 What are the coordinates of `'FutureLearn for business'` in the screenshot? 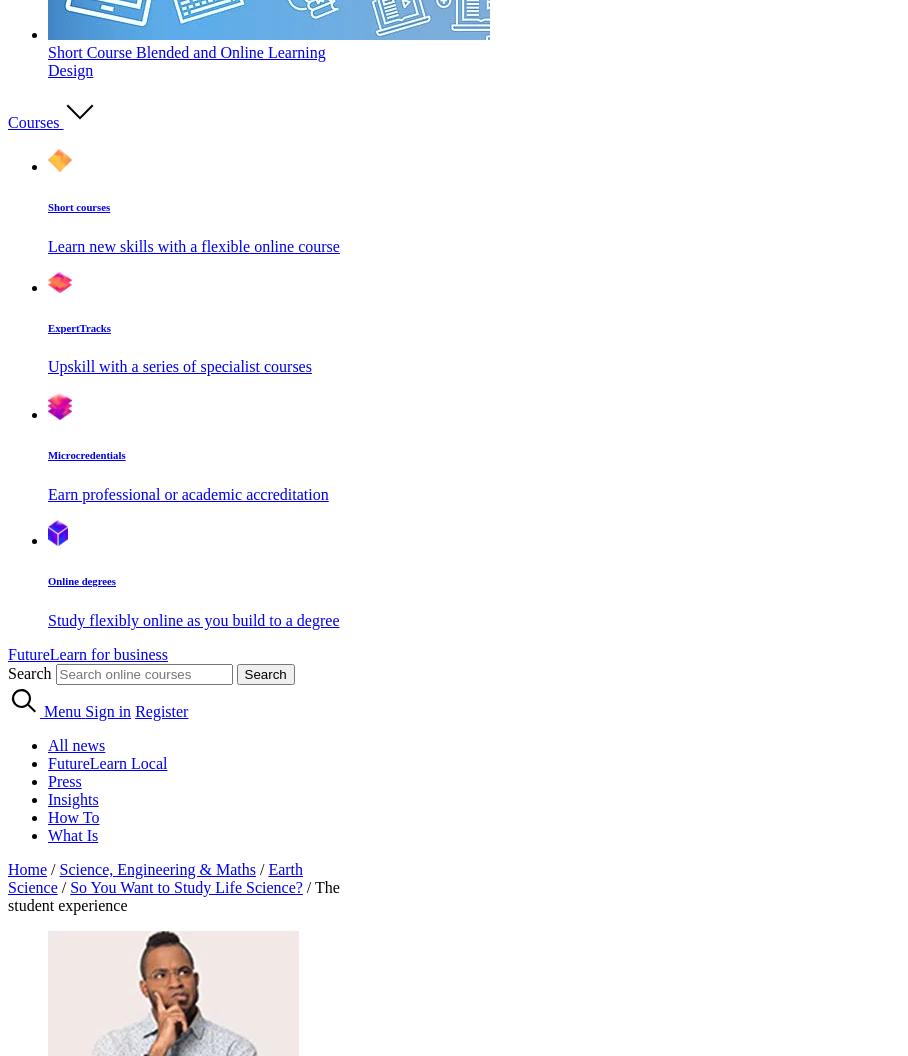 It's located at (86, 653).